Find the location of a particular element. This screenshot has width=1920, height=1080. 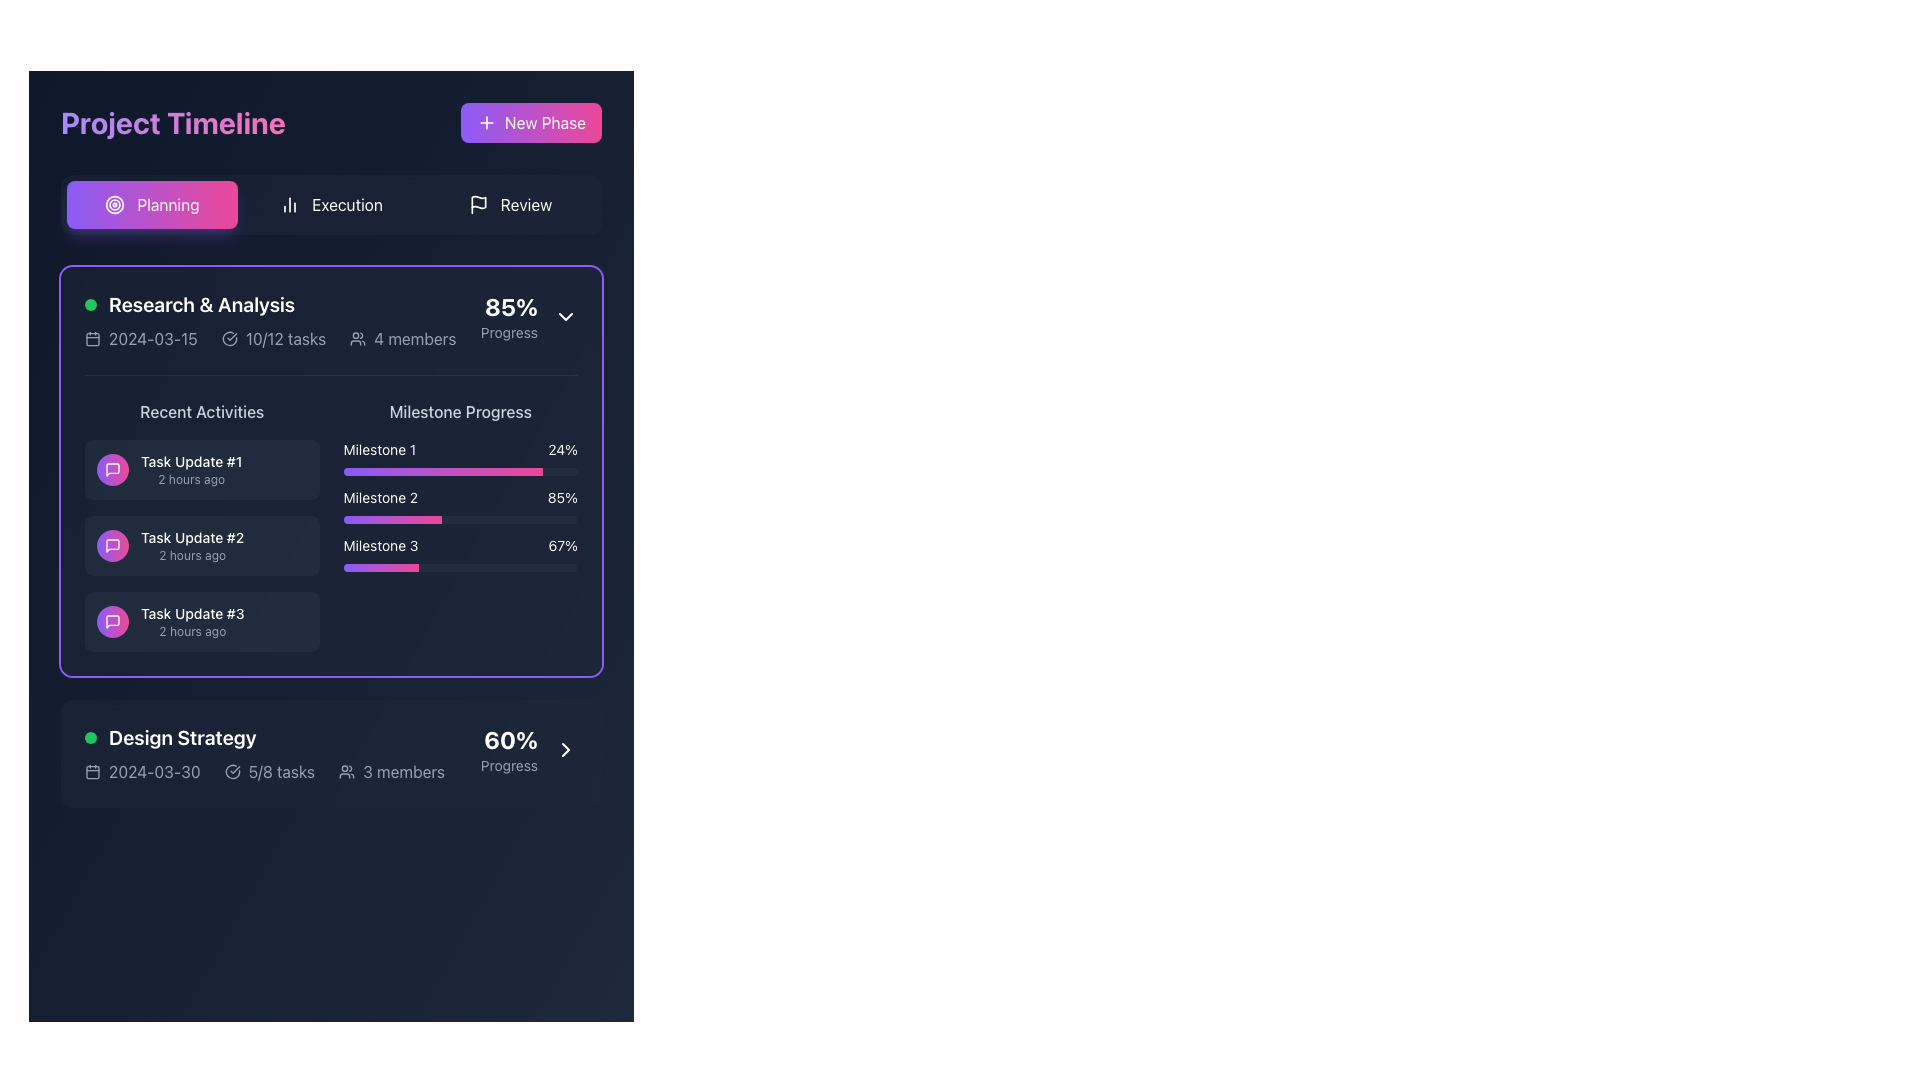

text label that signifies the title of a task update located in the 'Research & Analysis' section's 'Recent Activities' list, specifically the third item from the top is located at coordinates (192, 612).